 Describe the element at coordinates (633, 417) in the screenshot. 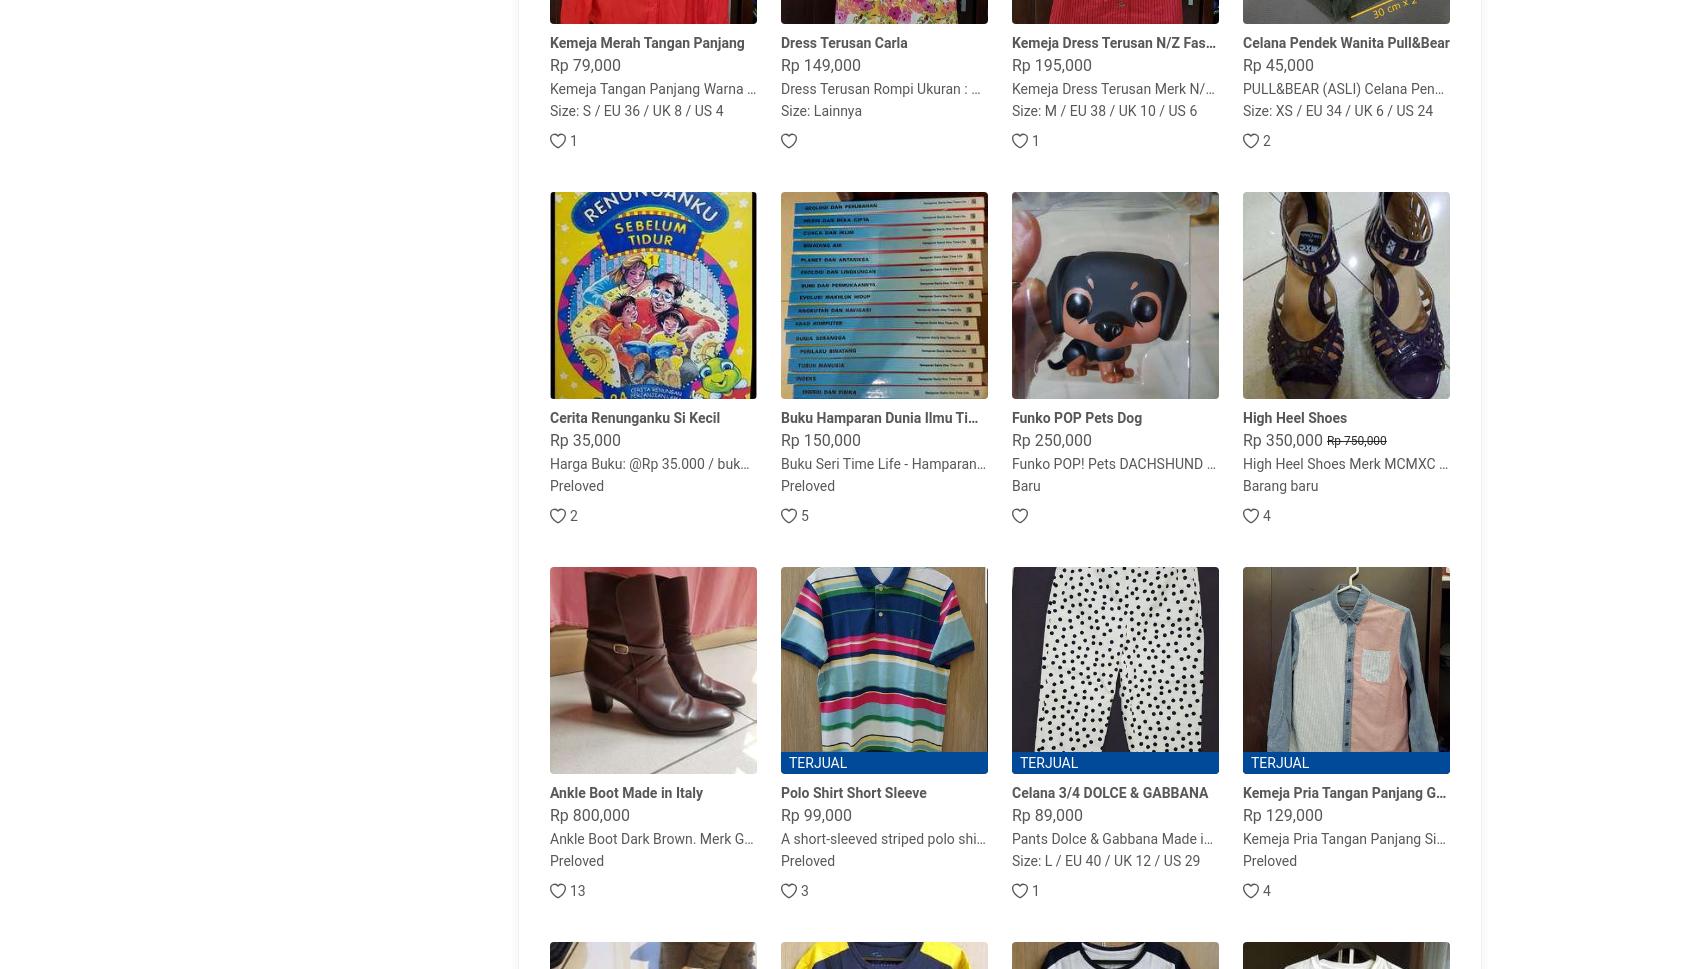

I see `'Cerita Renunganku Si Kecil'` at that location.